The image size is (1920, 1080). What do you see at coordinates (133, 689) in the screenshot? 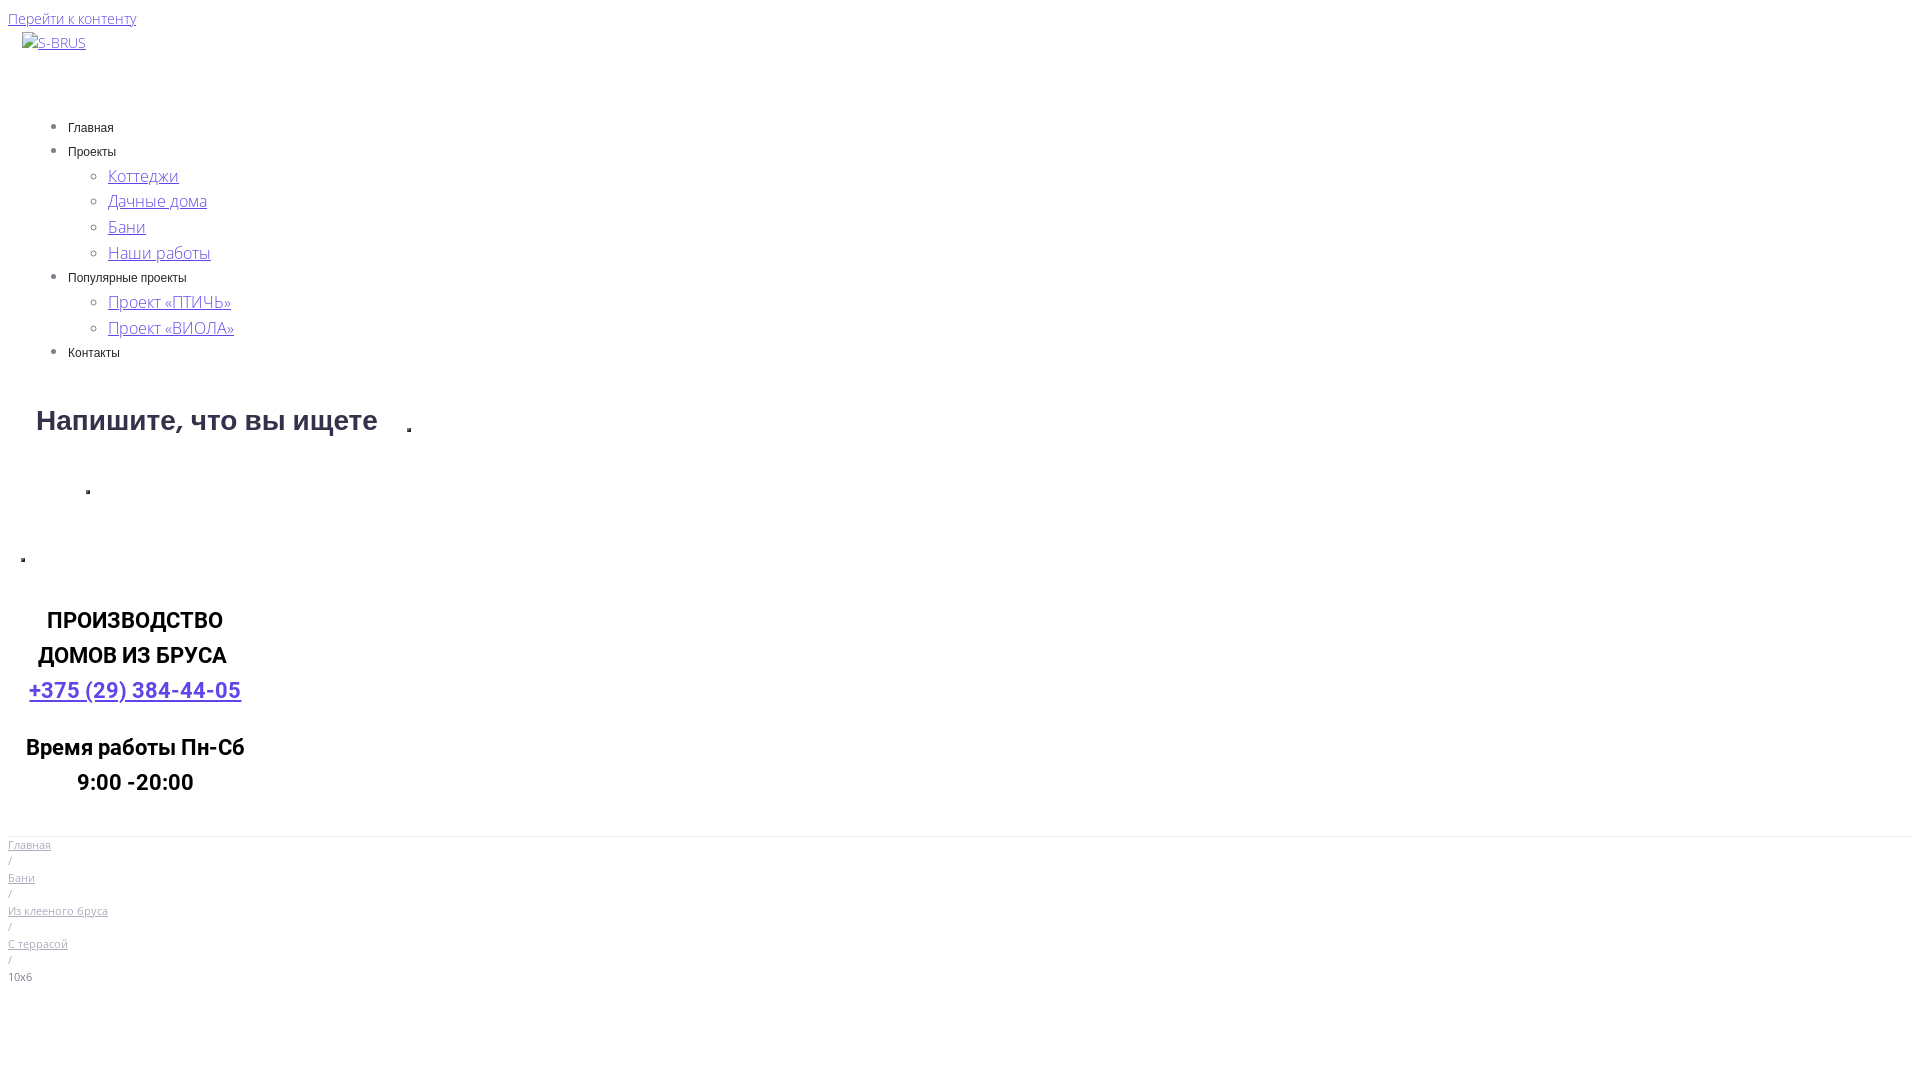
I see `'+375 (29) 384-44-05'` at bounding box center [133, 689].